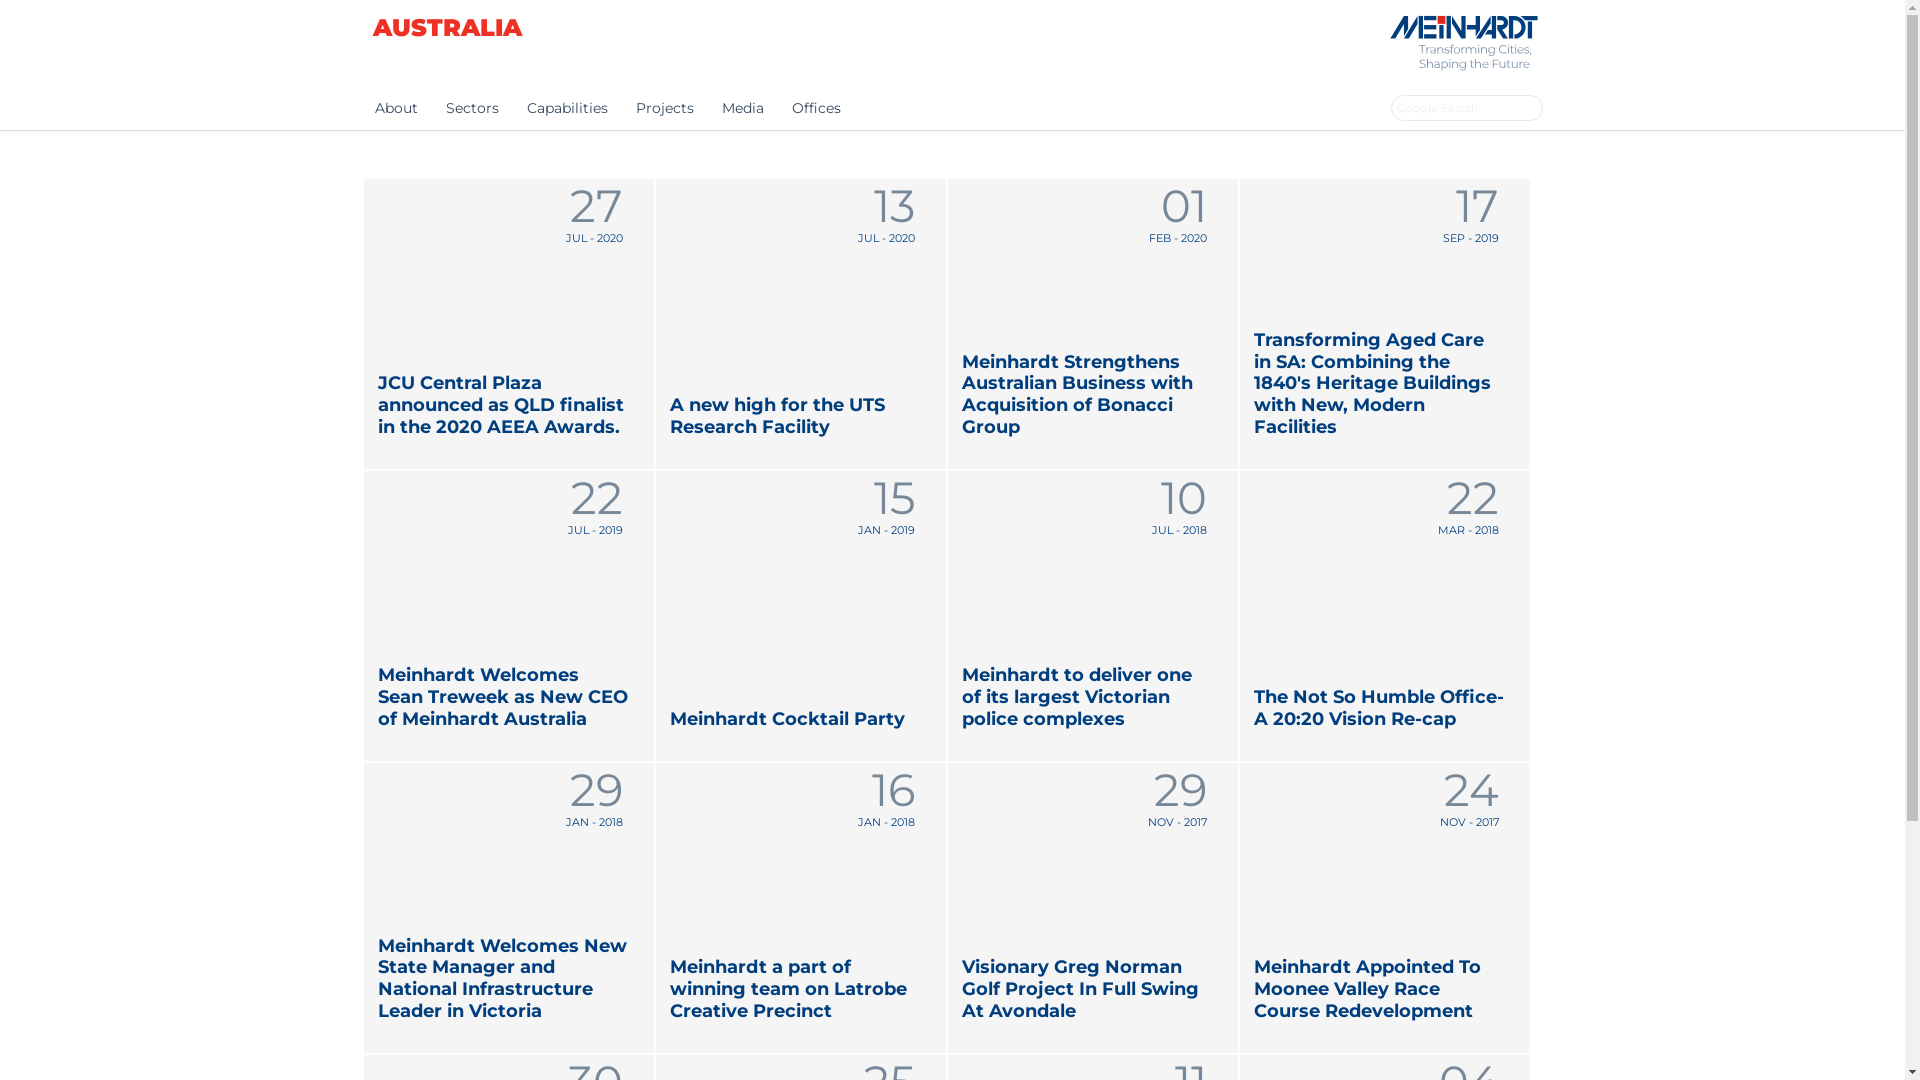  Describe the element at coordinates (816, 108) in the screenshot. I see `'Offices'` at that location.